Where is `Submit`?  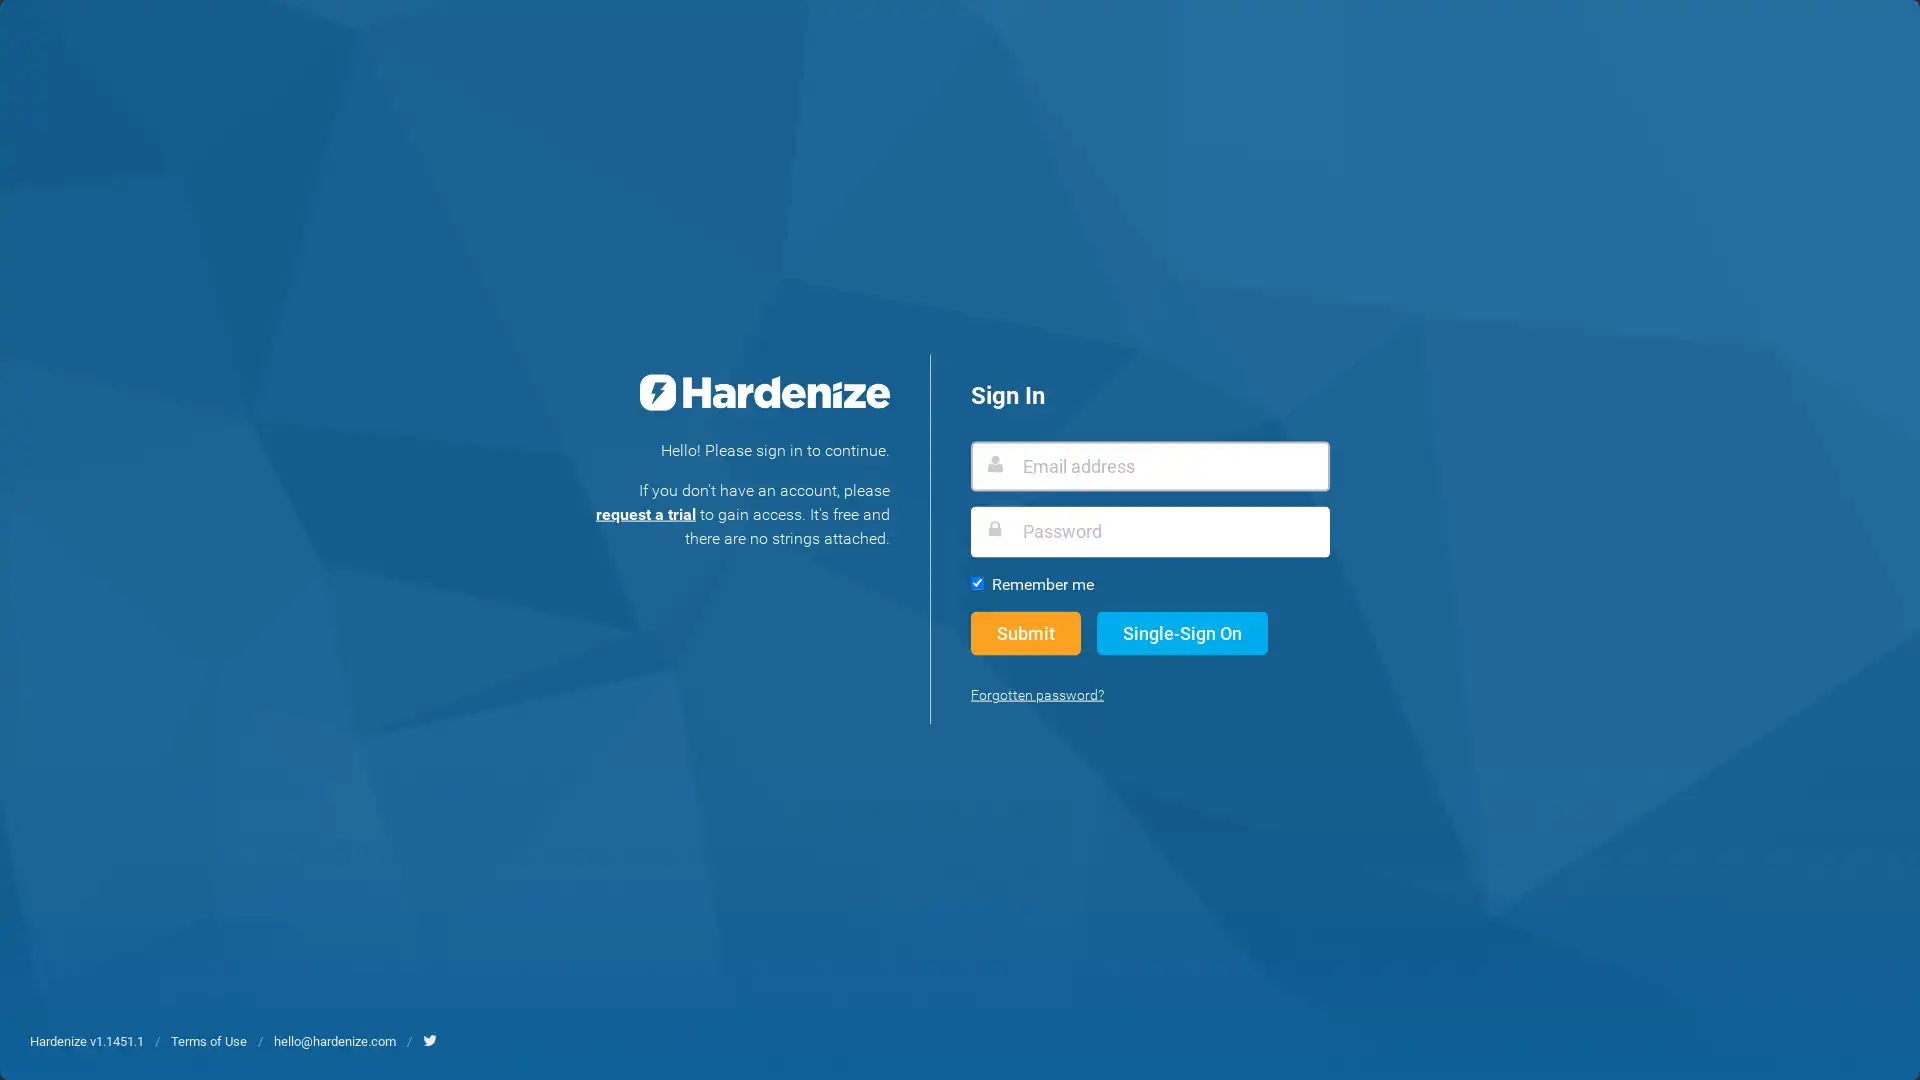
Submit is located at coordinates (1026, 632).